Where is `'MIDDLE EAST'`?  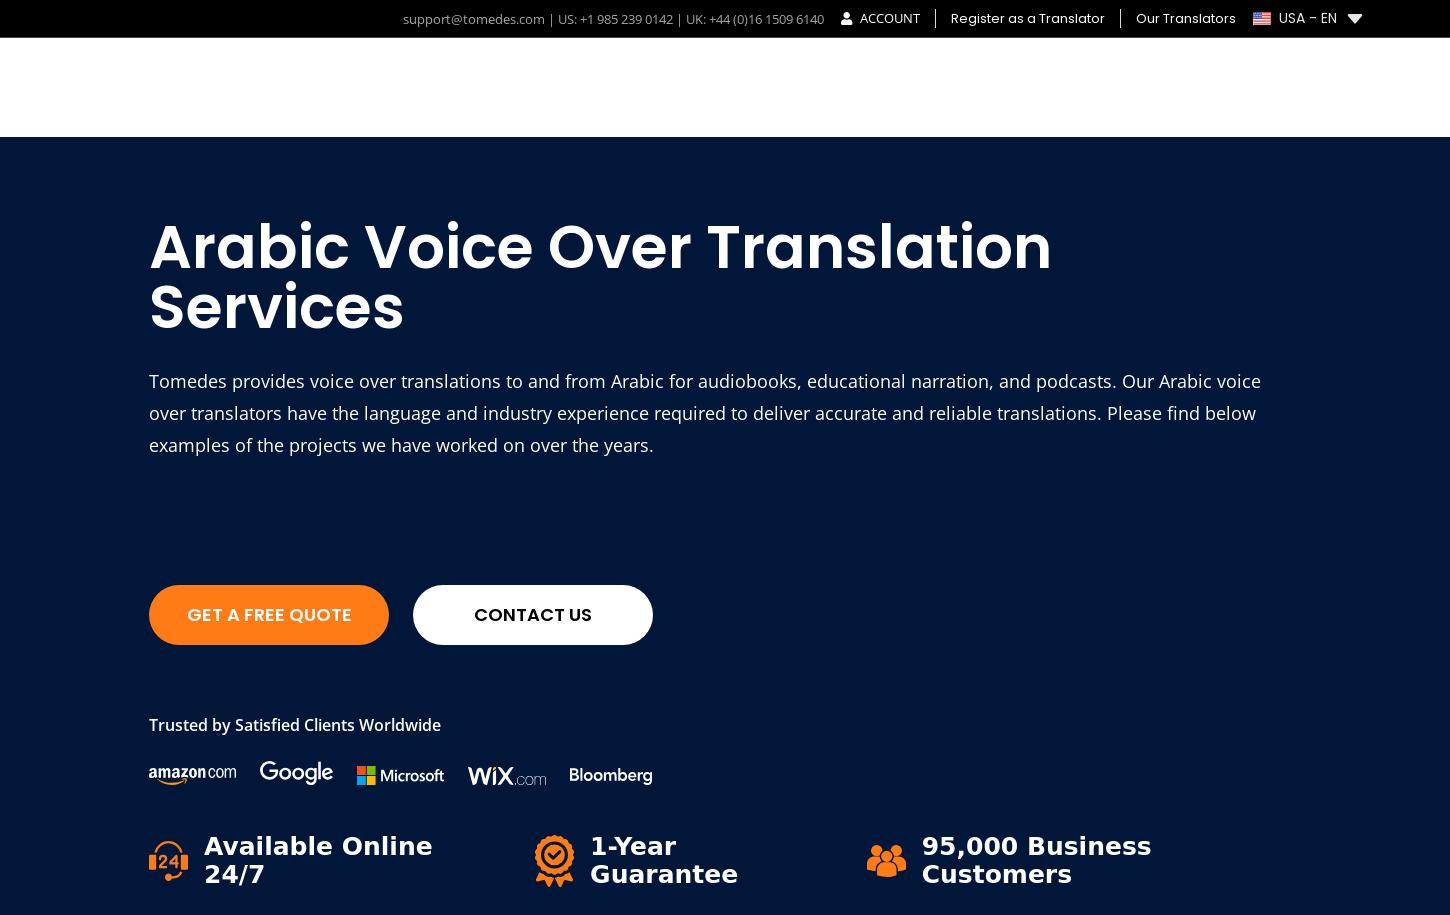
'MIDDLE EAST' is located at coordinates (438, 672).